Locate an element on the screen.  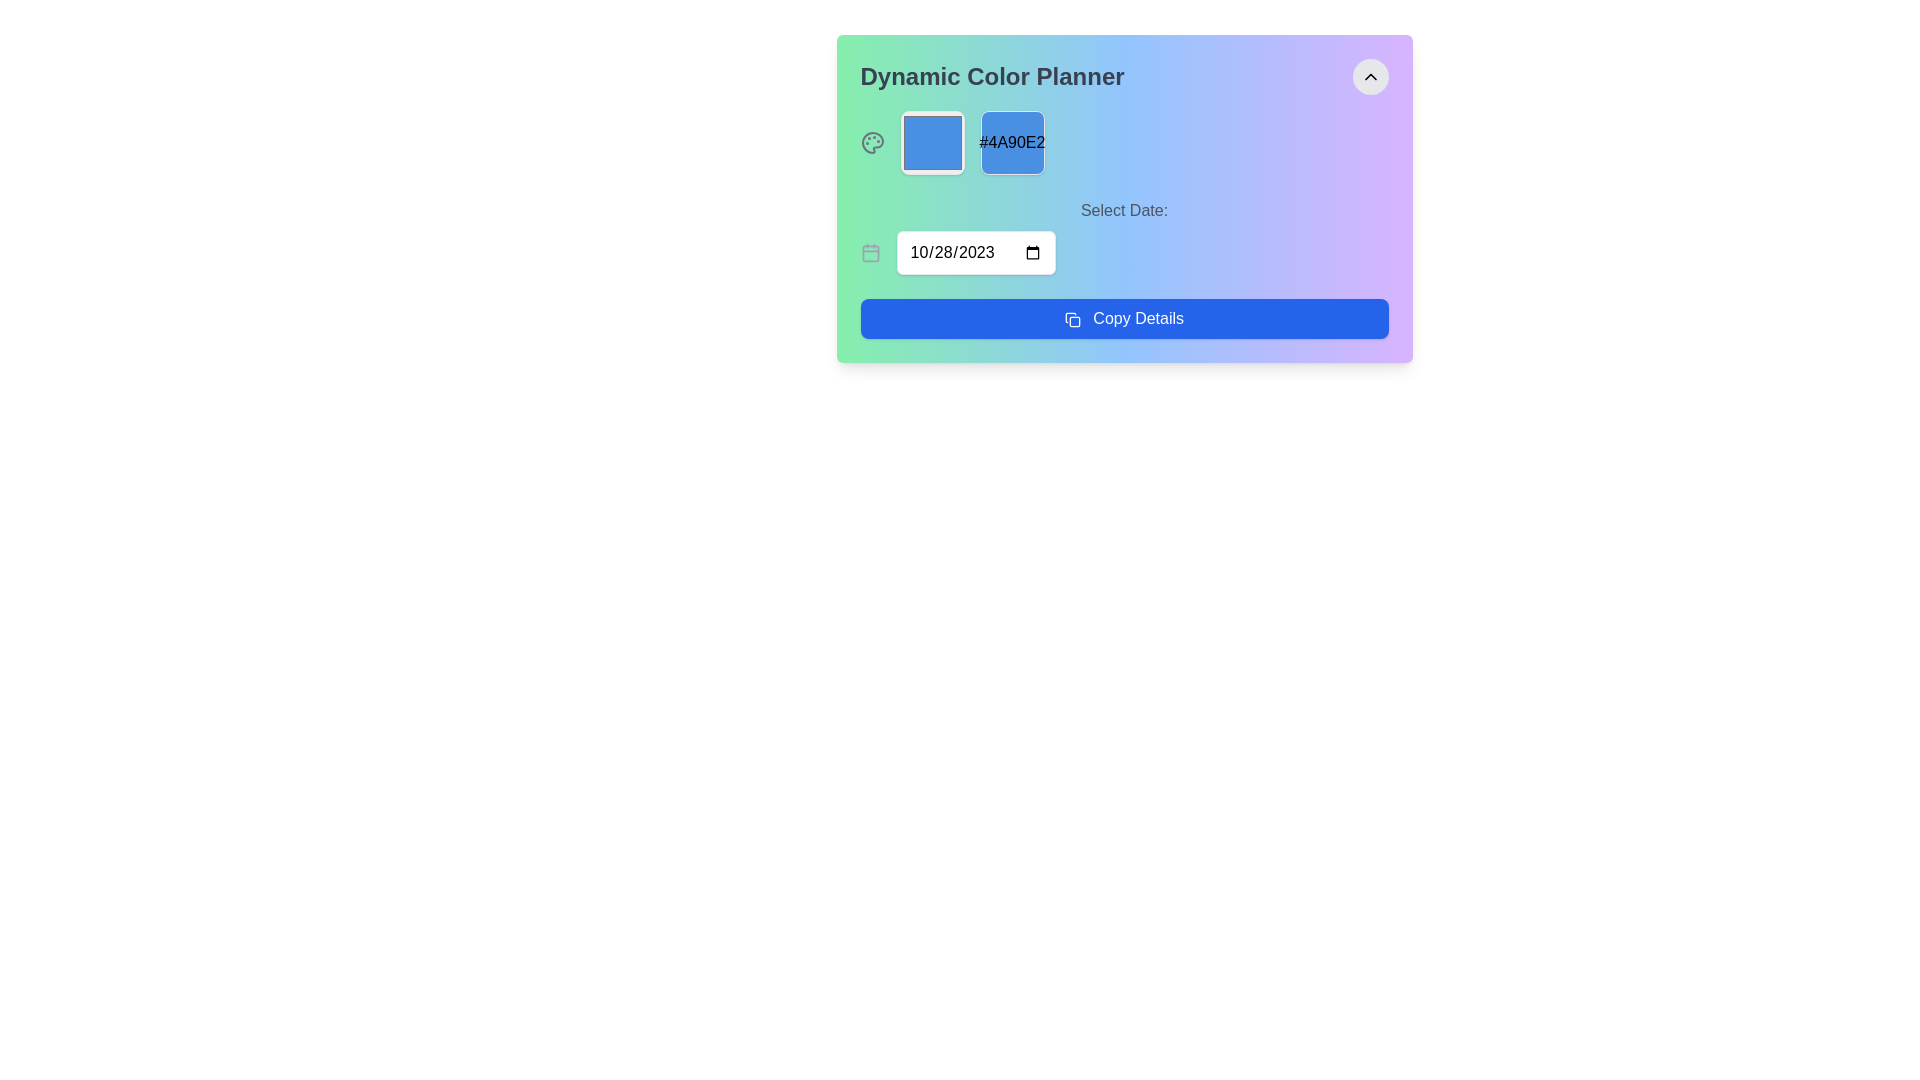
the upward chevron-shaped caret symbol located within a circular button with a light gray background at the top-right corner of the interface is located at coordinates (1369, 76).